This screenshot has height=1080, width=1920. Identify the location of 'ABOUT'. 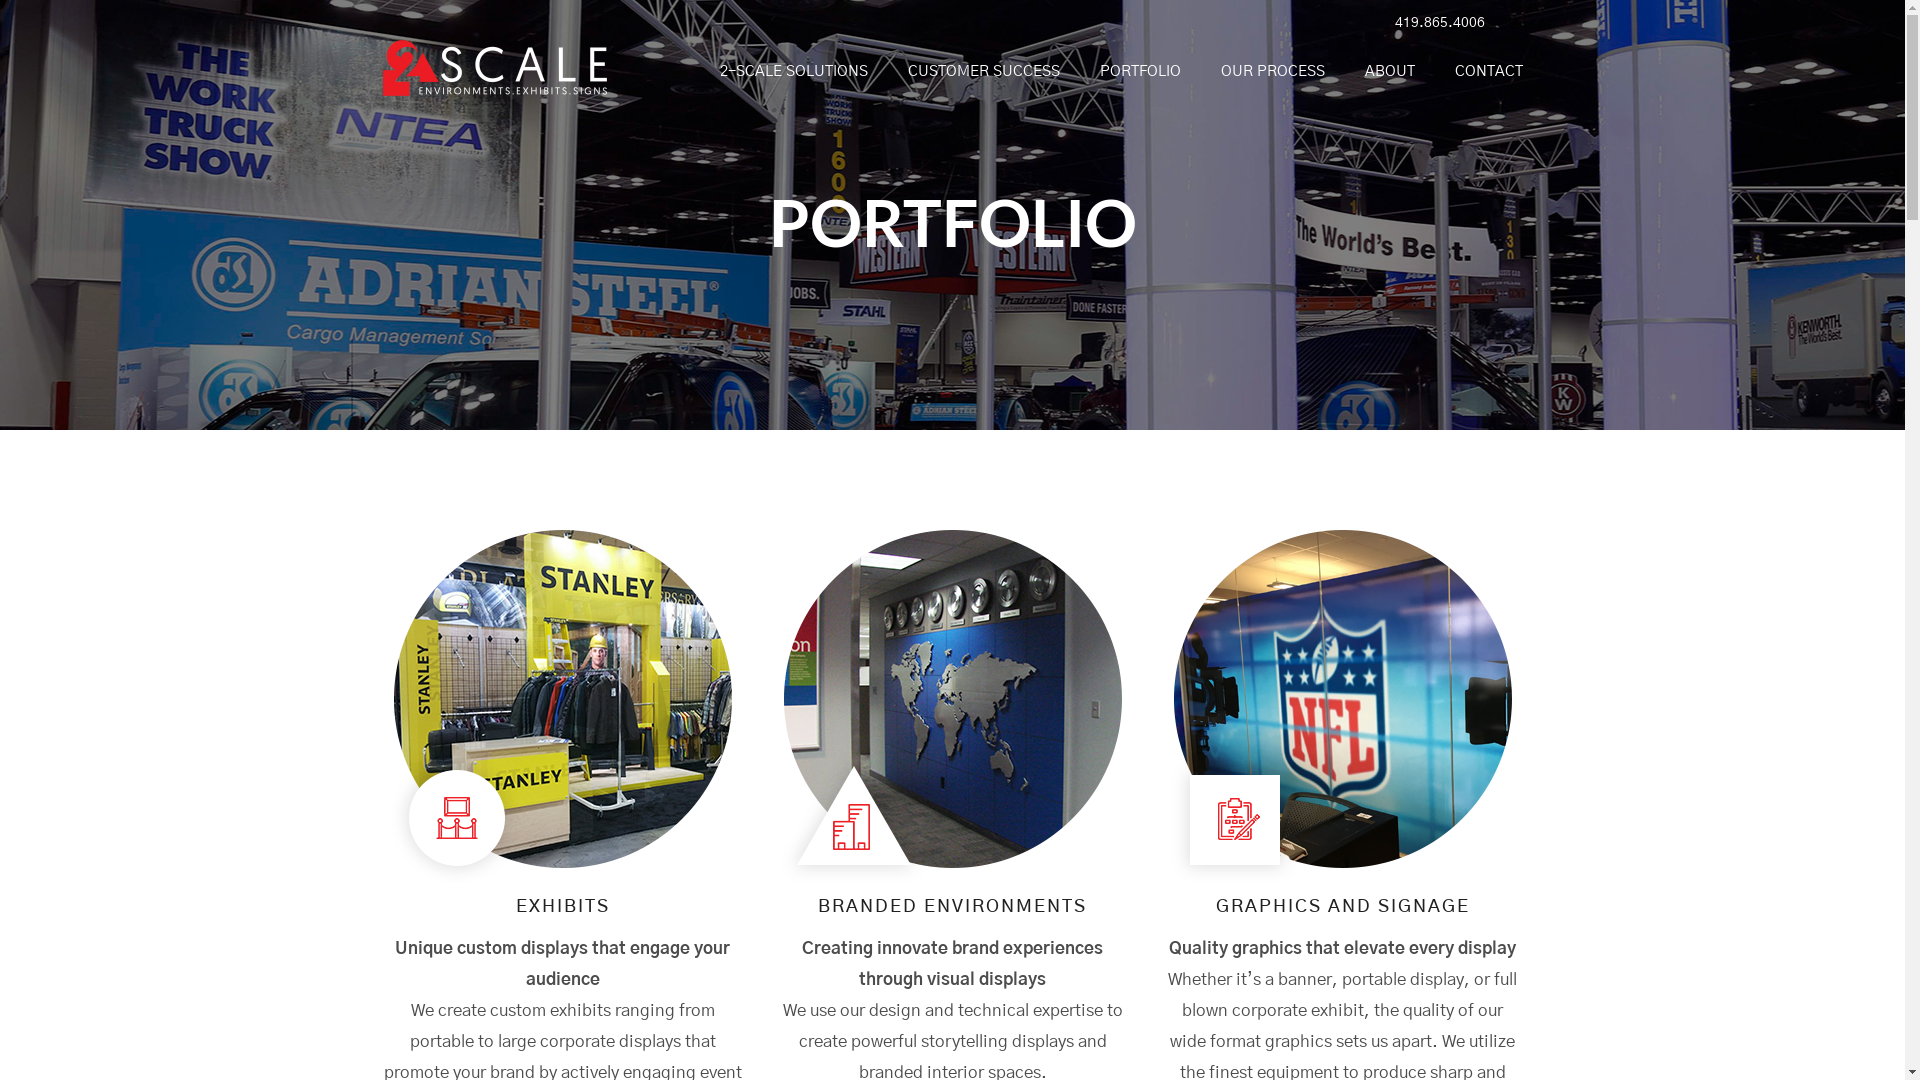
(1387, 71).